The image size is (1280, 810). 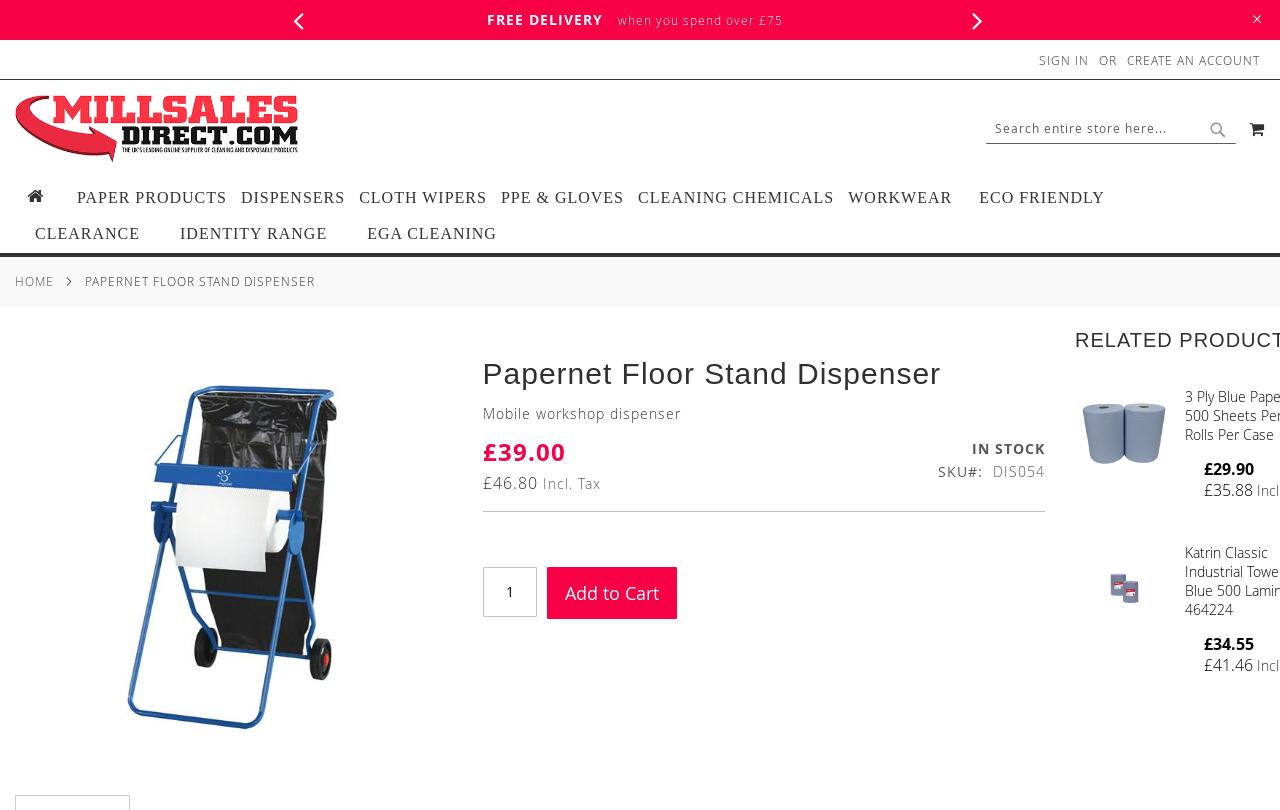 What do you see at coordinates (545, 19) in the screenshot?
I see `'FREE DELIVERY'` at bounding box center [545, 19].